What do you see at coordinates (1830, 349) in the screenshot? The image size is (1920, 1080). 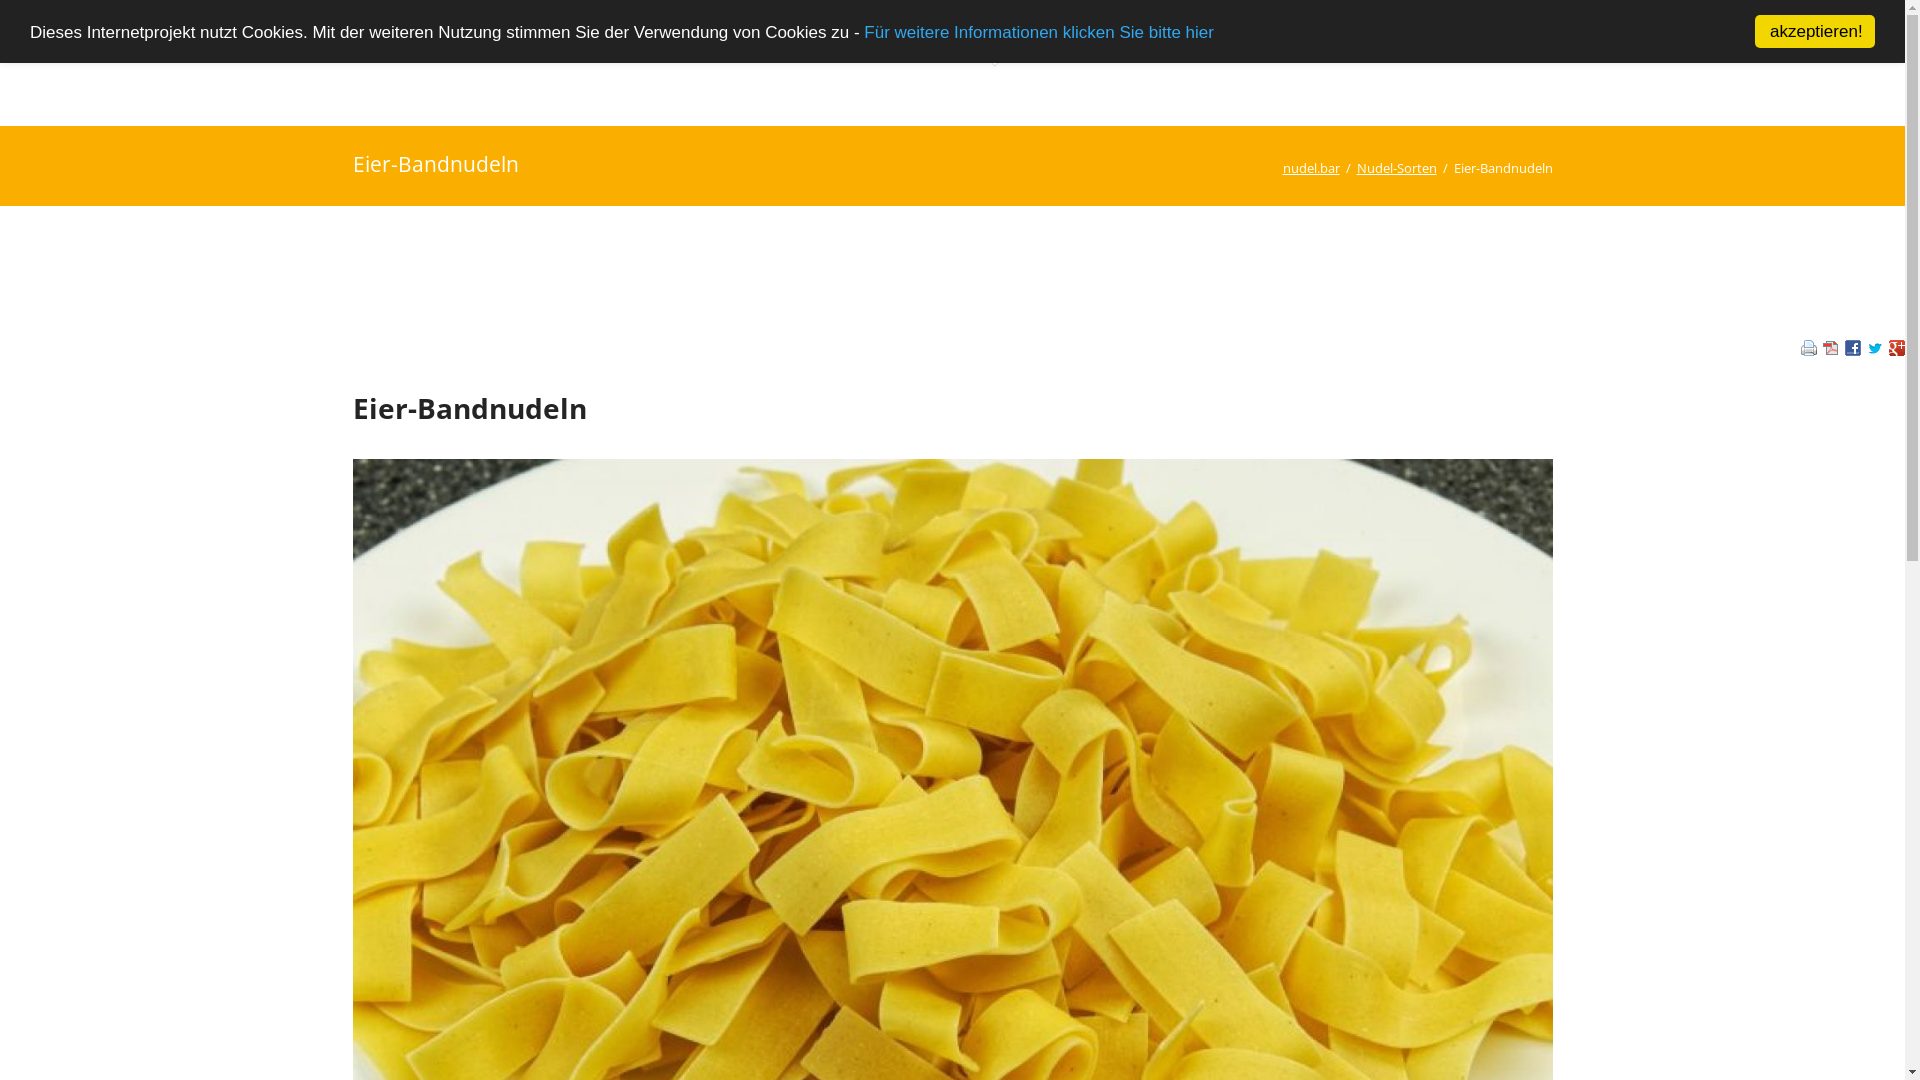 I see `'Artikel als PDF speichern'` at bounding box center [1830, 349].